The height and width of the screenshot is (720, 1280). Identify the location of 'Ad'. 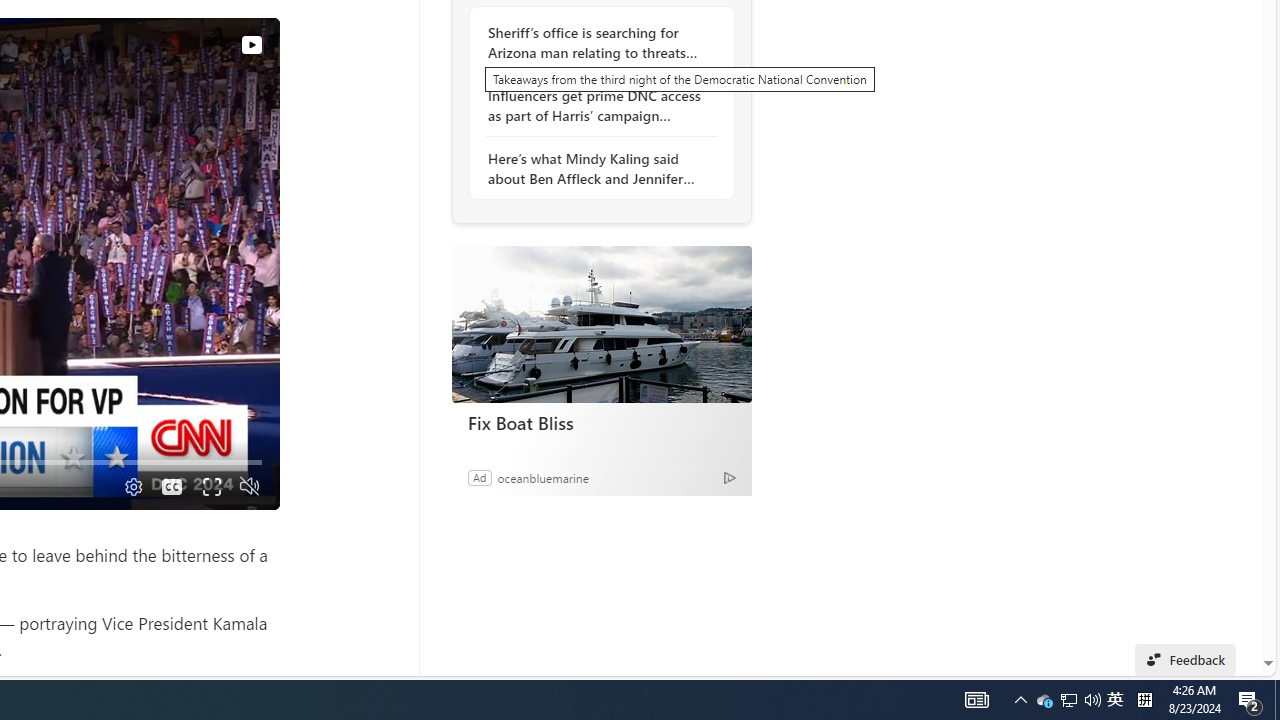
(478, 477).